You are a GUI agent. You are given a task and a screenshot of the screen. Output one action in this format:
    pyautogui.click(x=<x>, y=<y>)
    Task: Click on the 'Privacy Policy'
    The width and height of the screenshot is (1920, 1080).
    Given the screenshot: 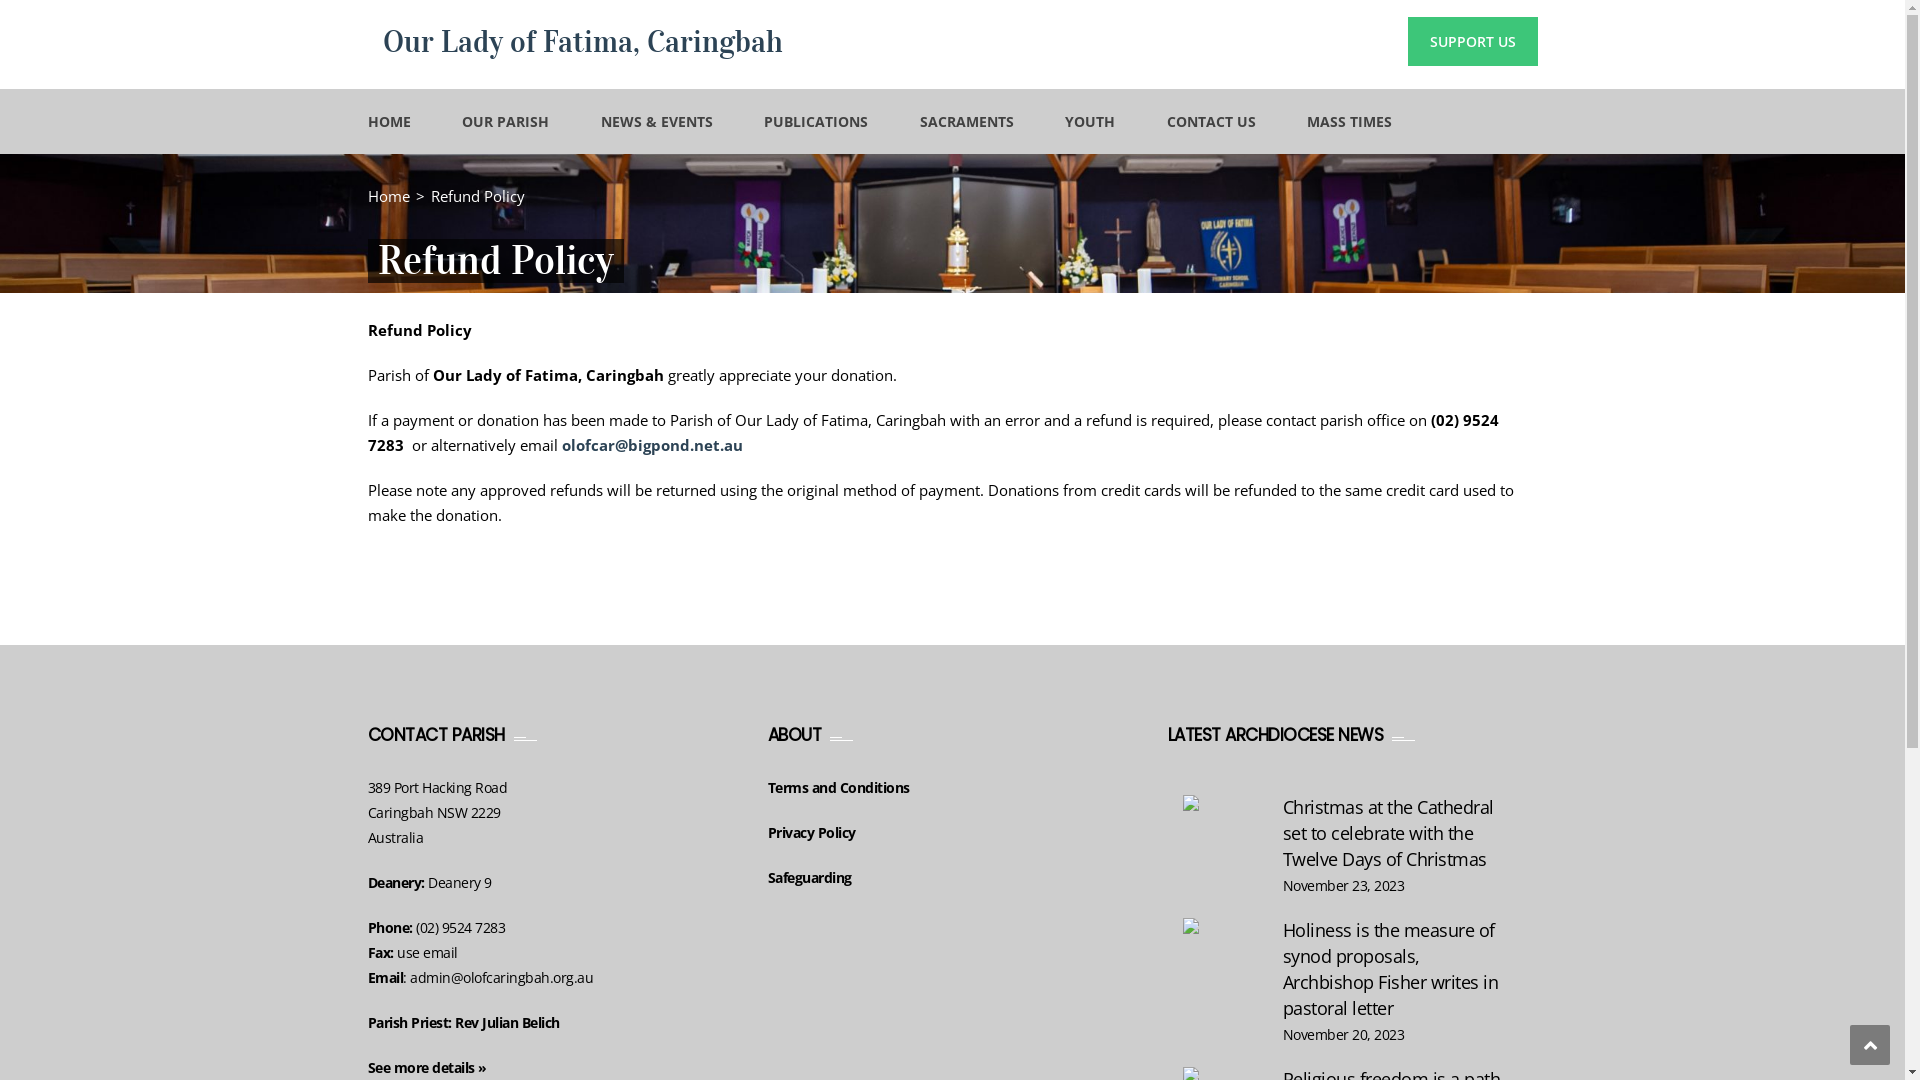 What is the action you would take?
    pyautogui.click(x=767, y=832)
    